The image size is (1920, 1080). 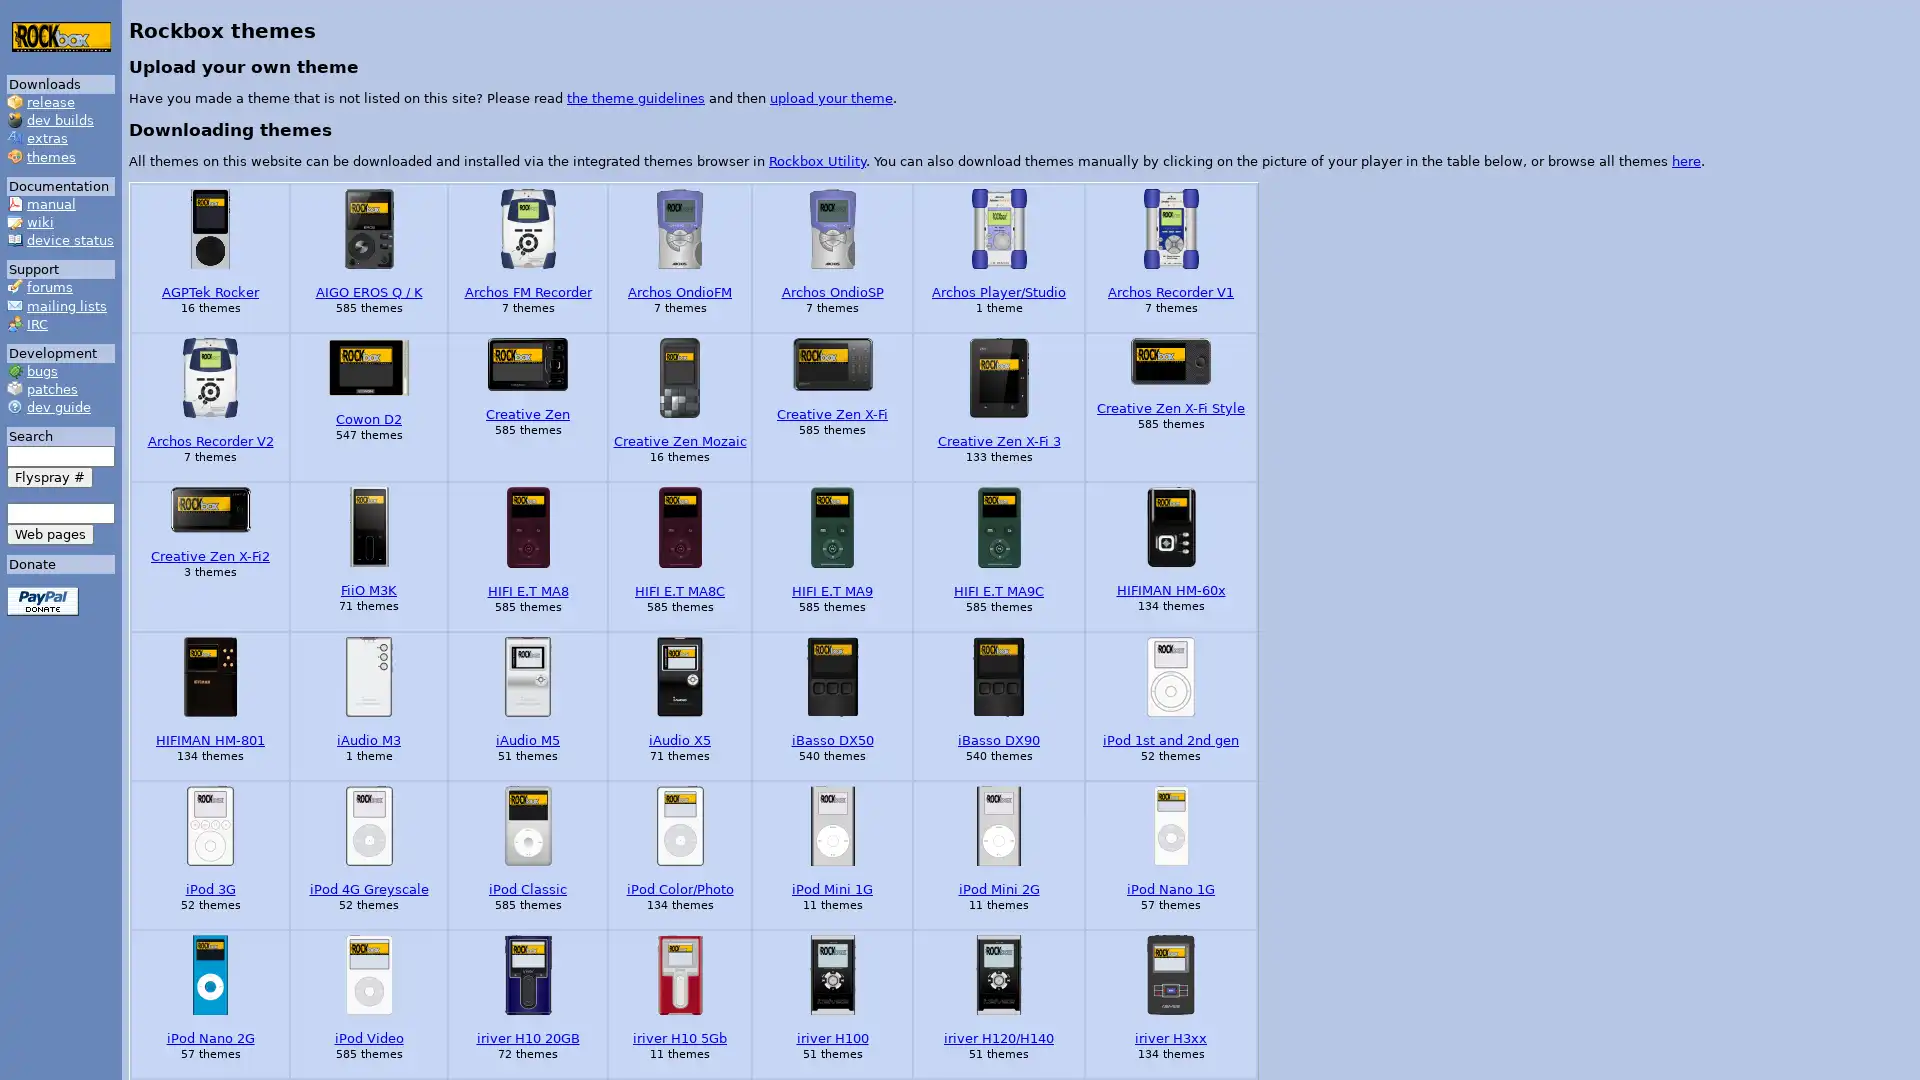 I want to click on Flyspray #, so click(x=49, y=477).